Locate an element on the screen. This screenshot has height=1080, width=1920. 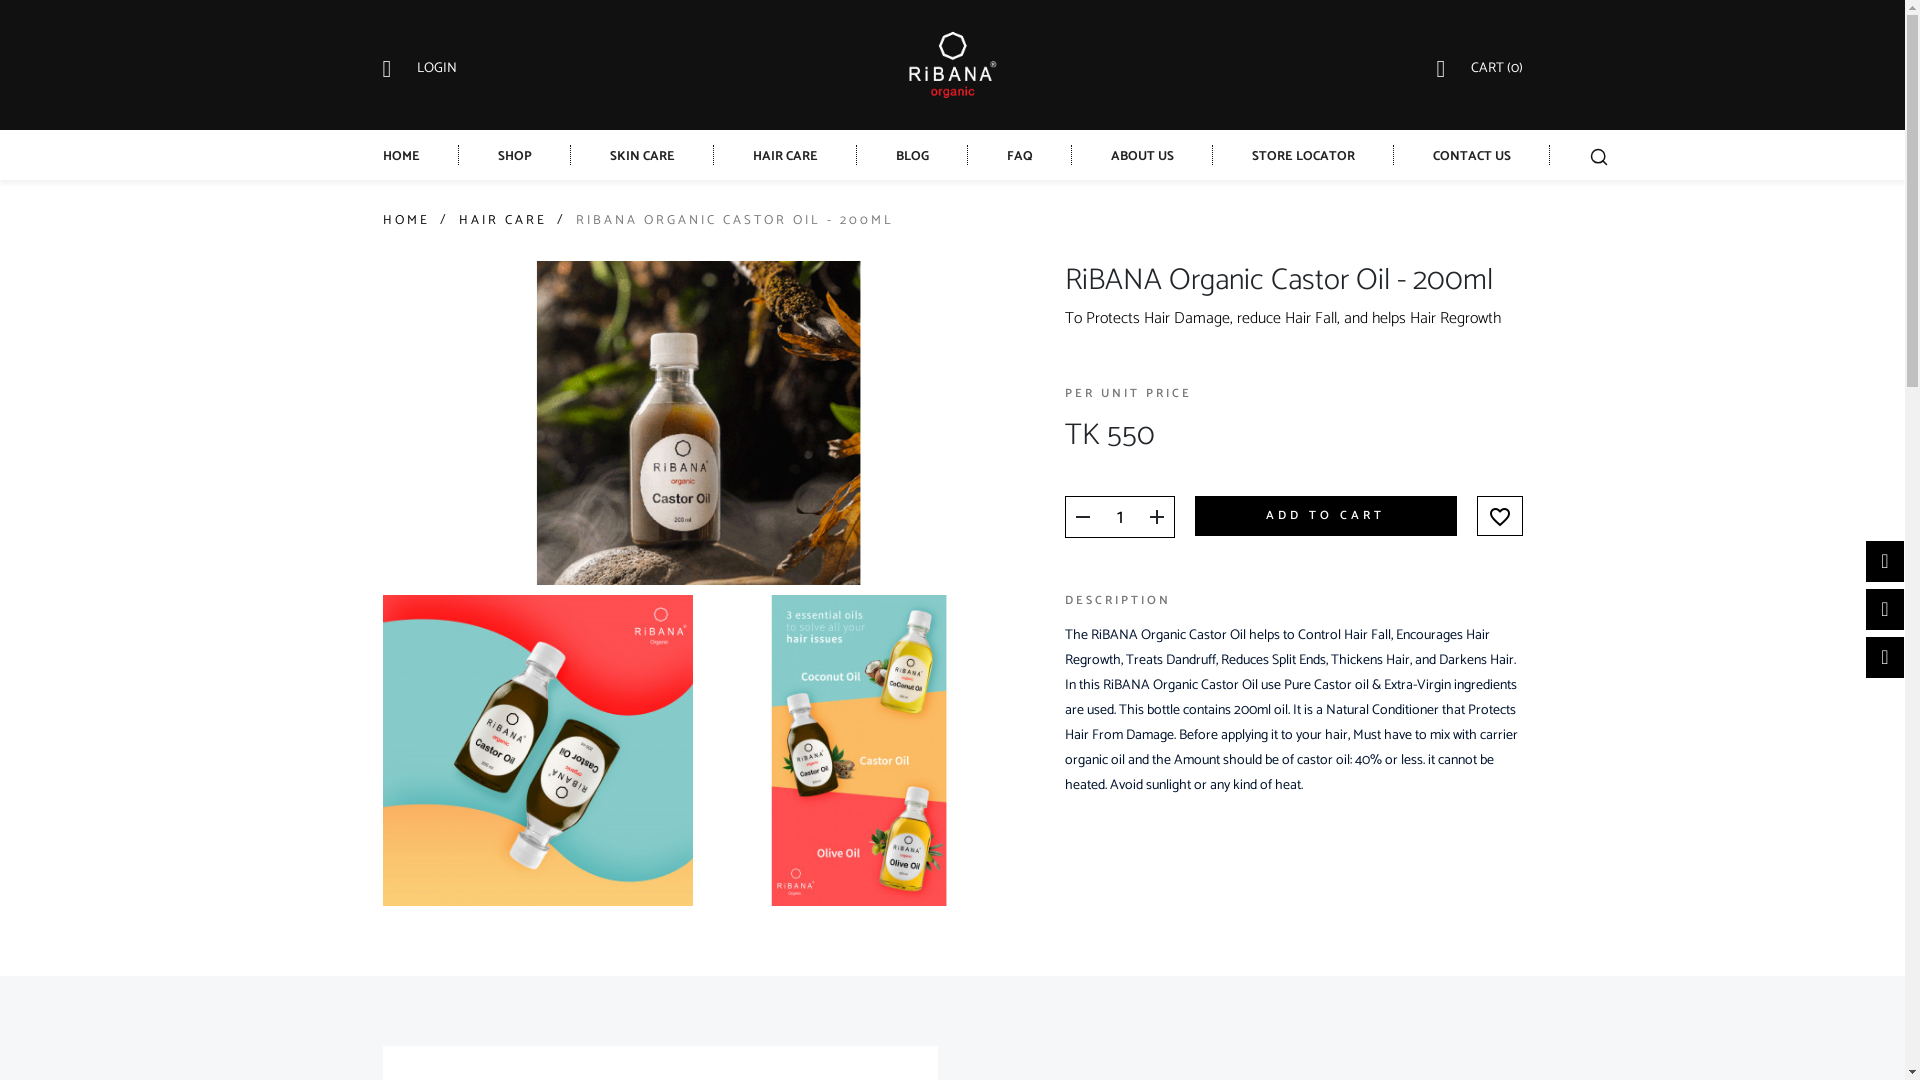
'favorite_border' is located at coordinates (1498, 515).